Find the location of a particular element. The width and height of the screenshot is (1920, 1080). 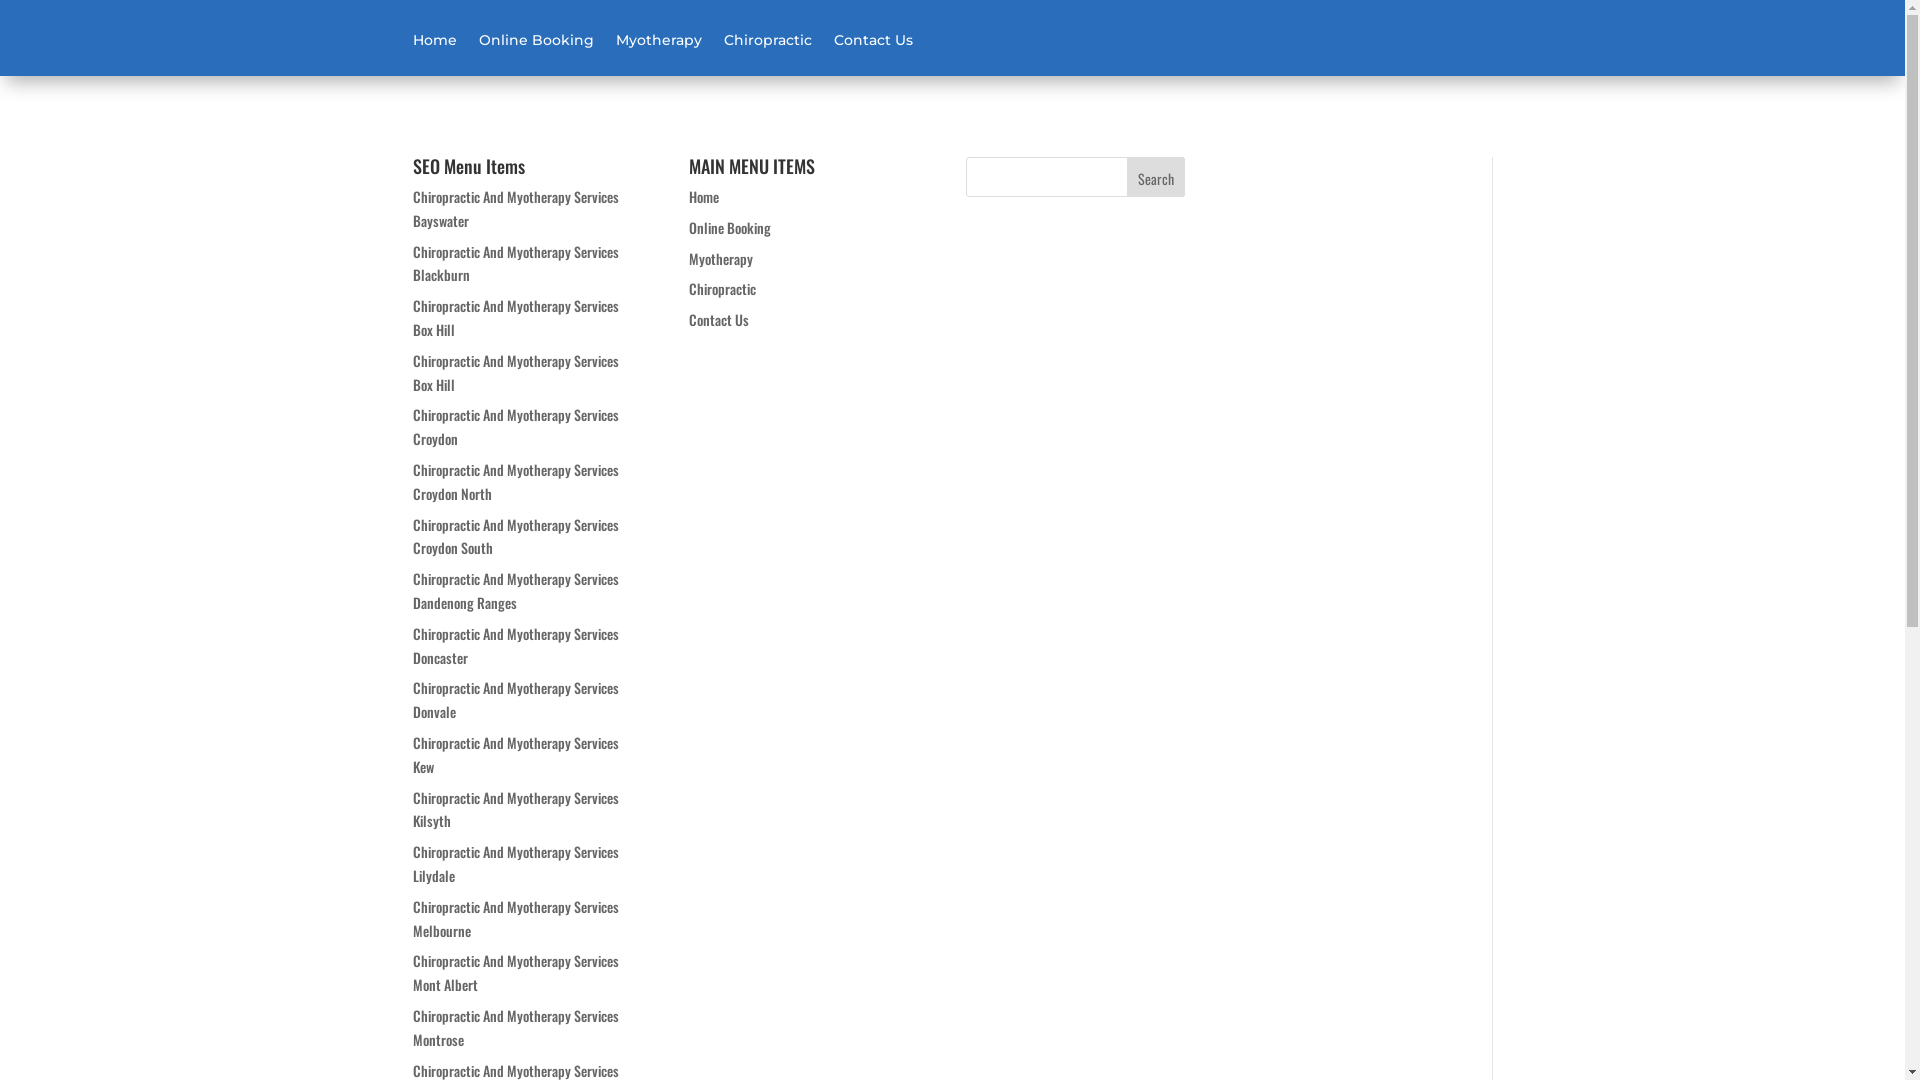

'Online Booking' is located at coordinates (477, 53).